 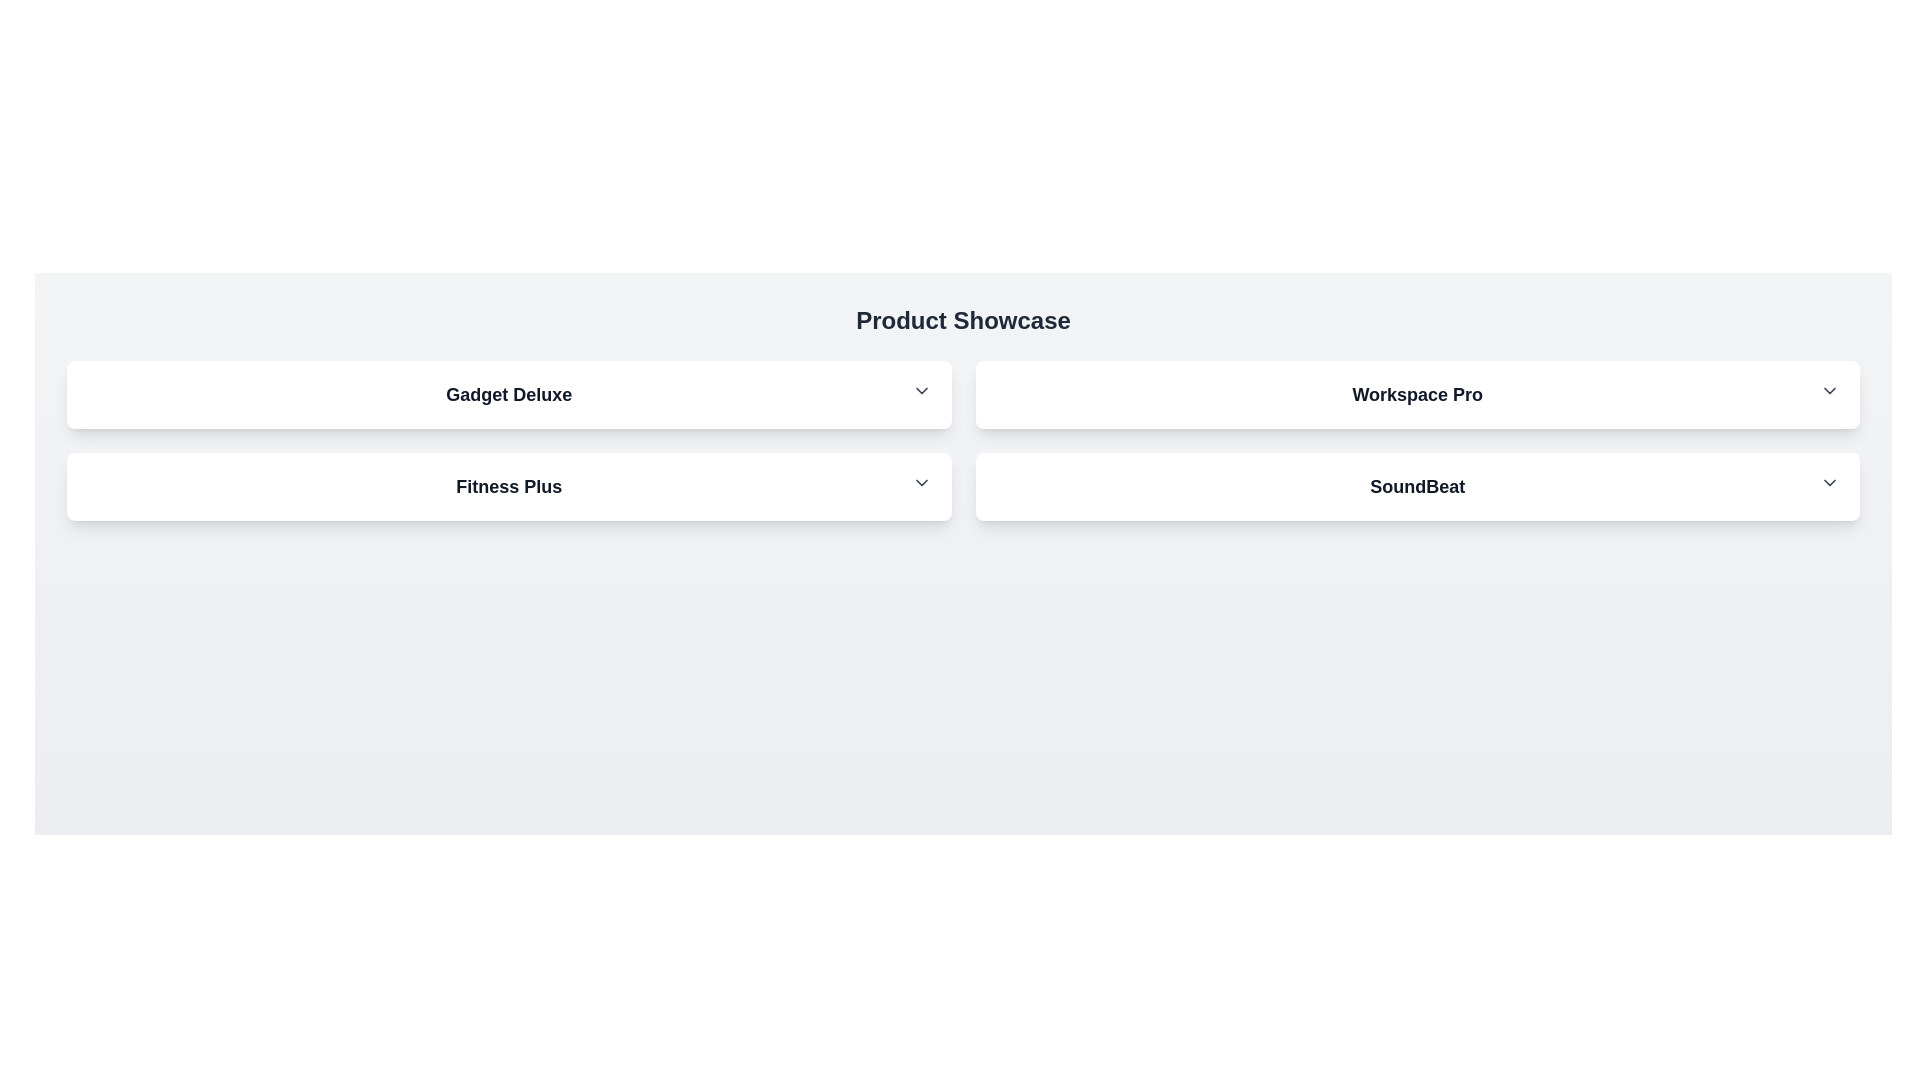 What do you see at coordinates (1829, 482) in the screenshot?
I see `the chevron-down icon located at the bottom-right corner of the SoundBeat button` at bounding box center [1829, 482].